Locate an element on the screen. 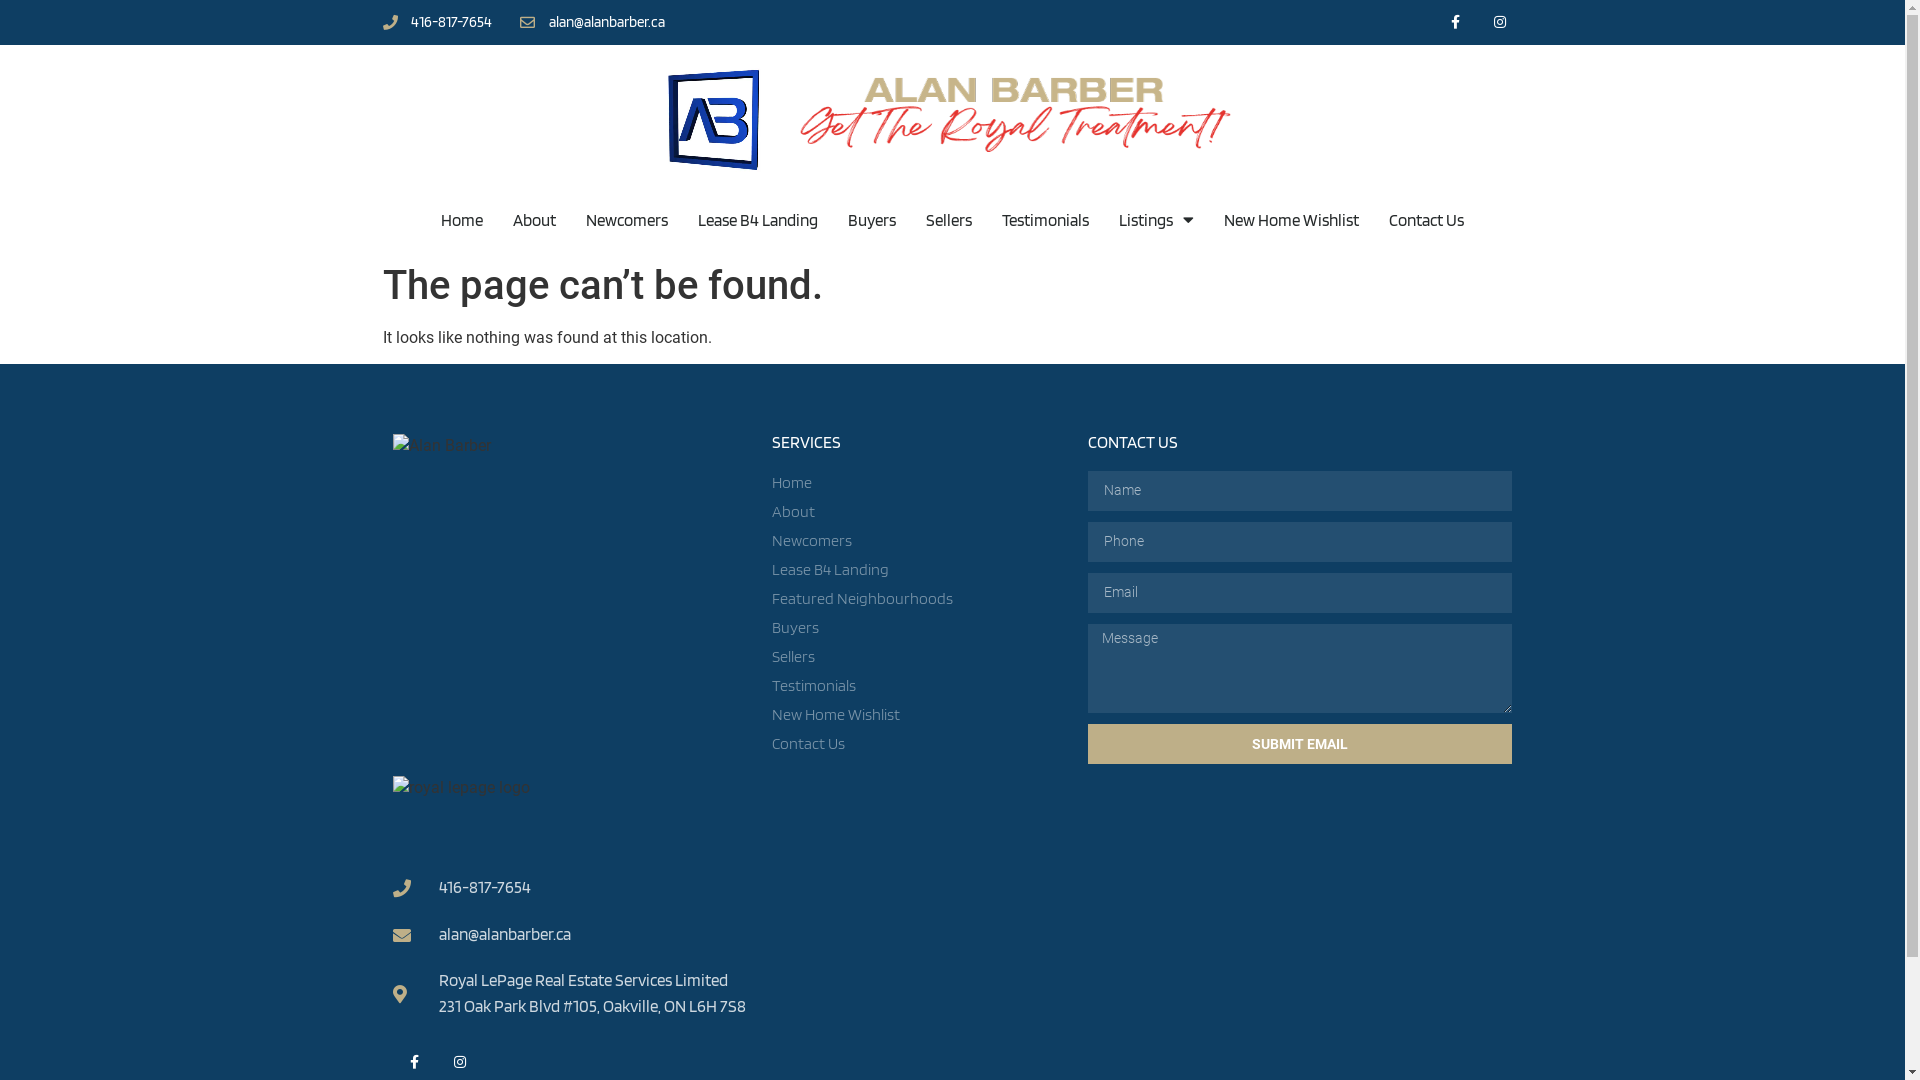 This screenshot has width=1920, height=1080. 'SUBMIT EMAIL' is located at coordinates (1300, 744).